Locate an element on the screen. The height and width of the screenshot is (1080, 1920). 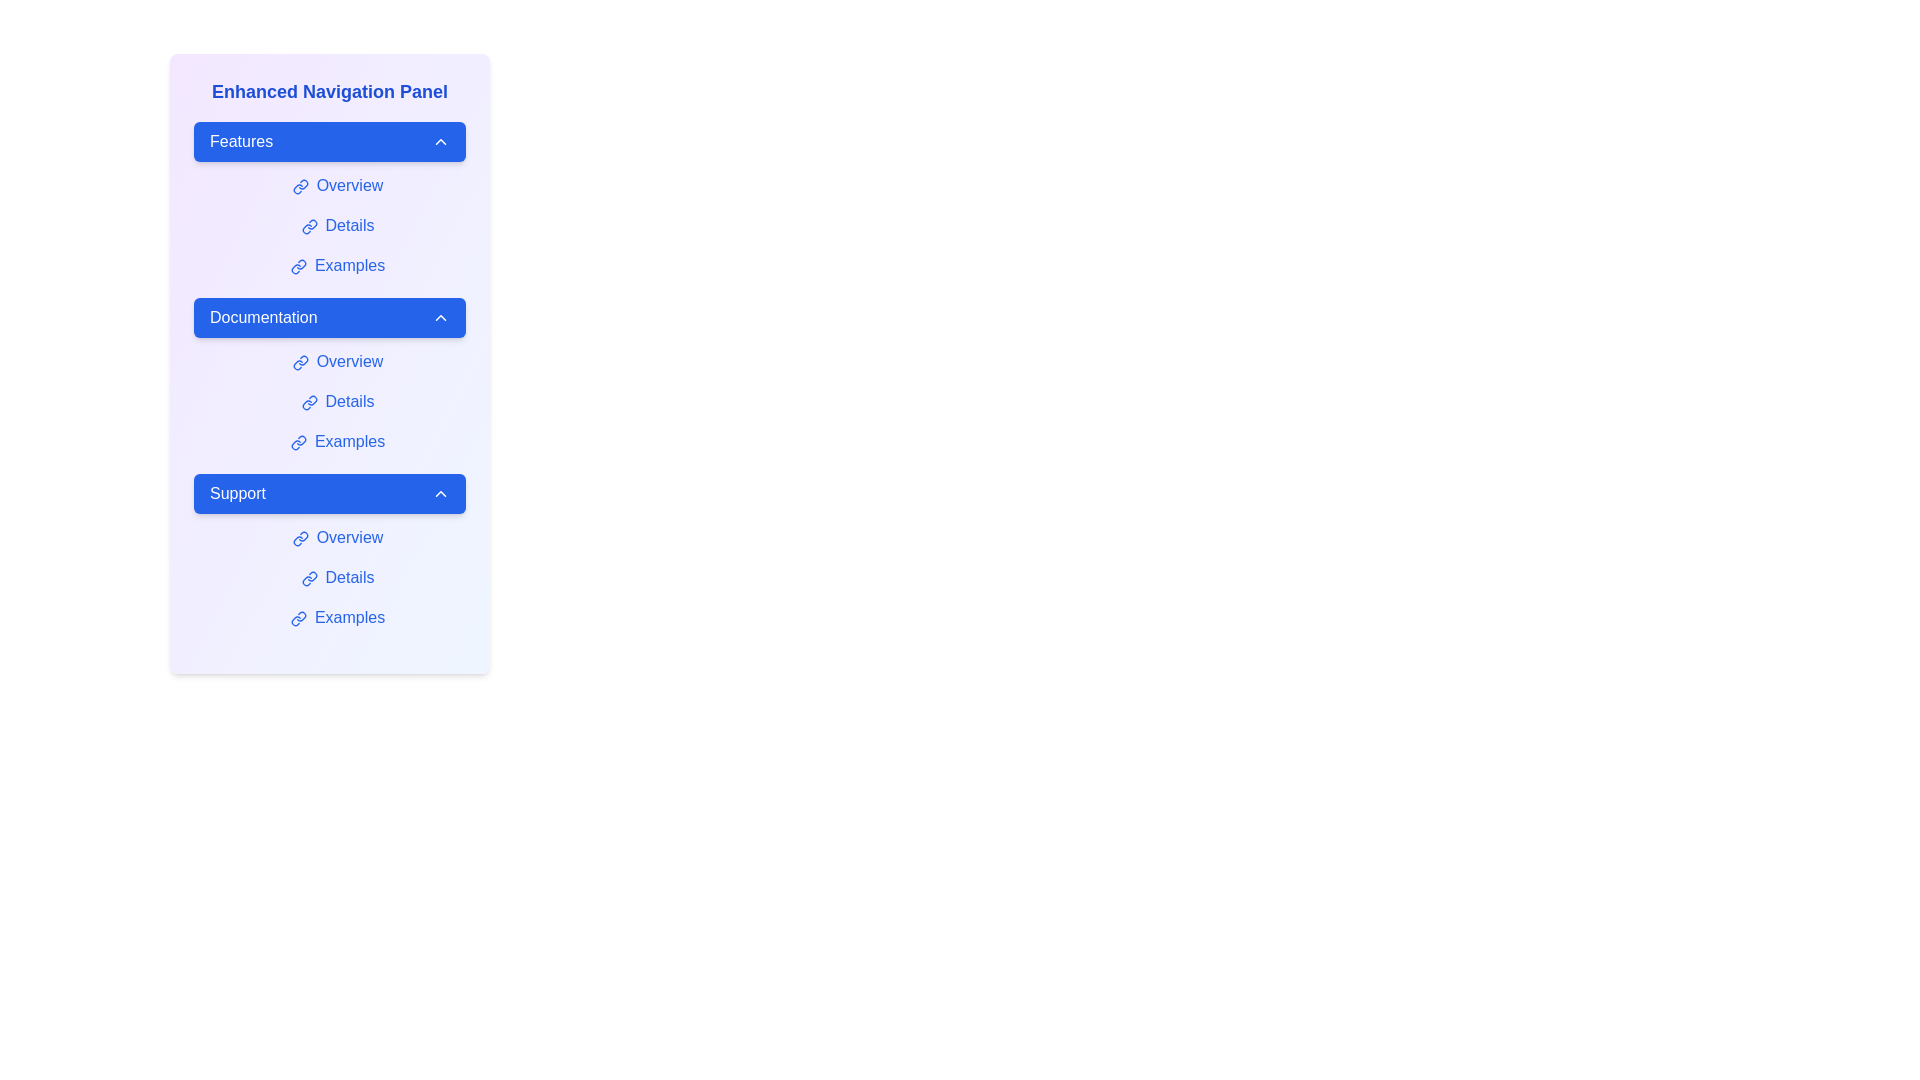
the clickable link icon located in the 'Support' section next to the 'Examples' text label in the navigation panel is located at coordinates (295, 620).